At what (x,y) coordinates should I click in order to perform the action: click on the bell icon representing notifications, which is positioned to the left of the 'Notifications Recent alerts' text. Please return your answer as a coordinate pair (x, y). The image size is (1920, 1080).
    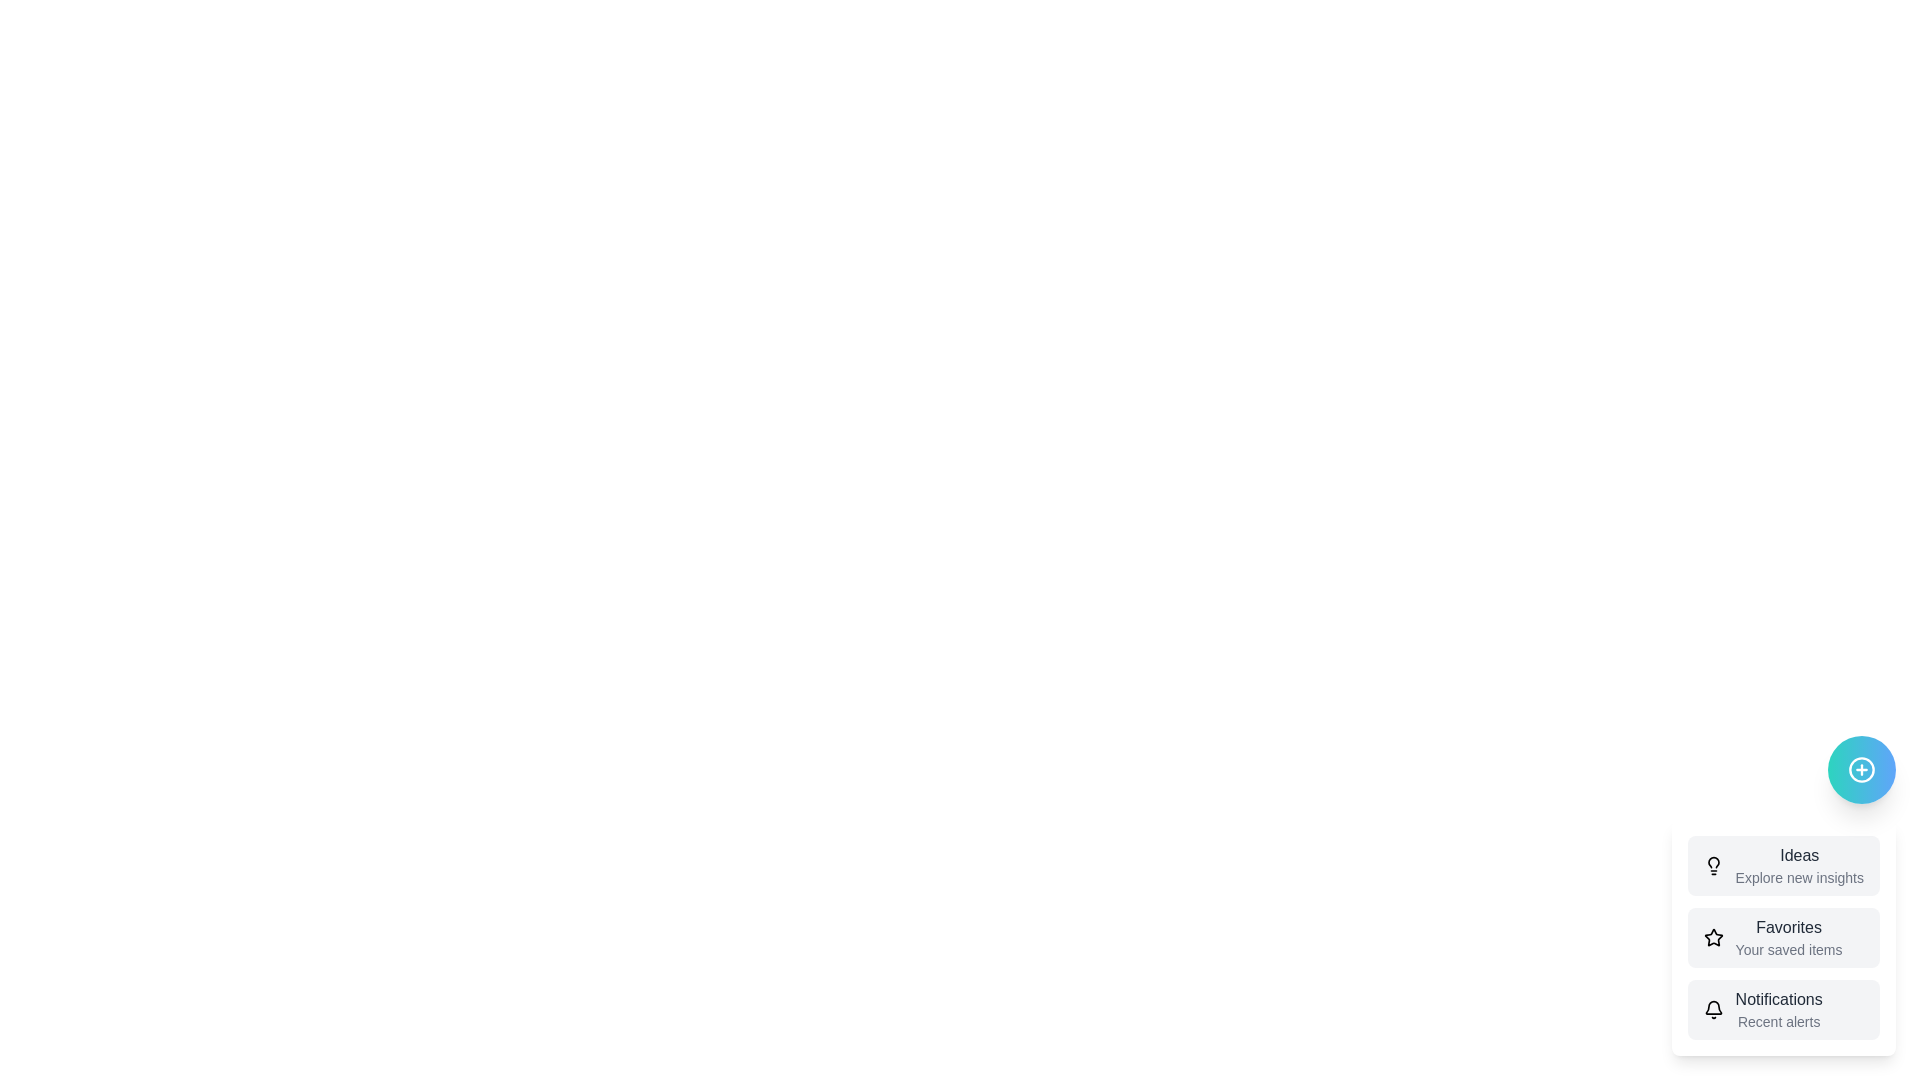
    Looking at the image, I should click on (1712, 1010).